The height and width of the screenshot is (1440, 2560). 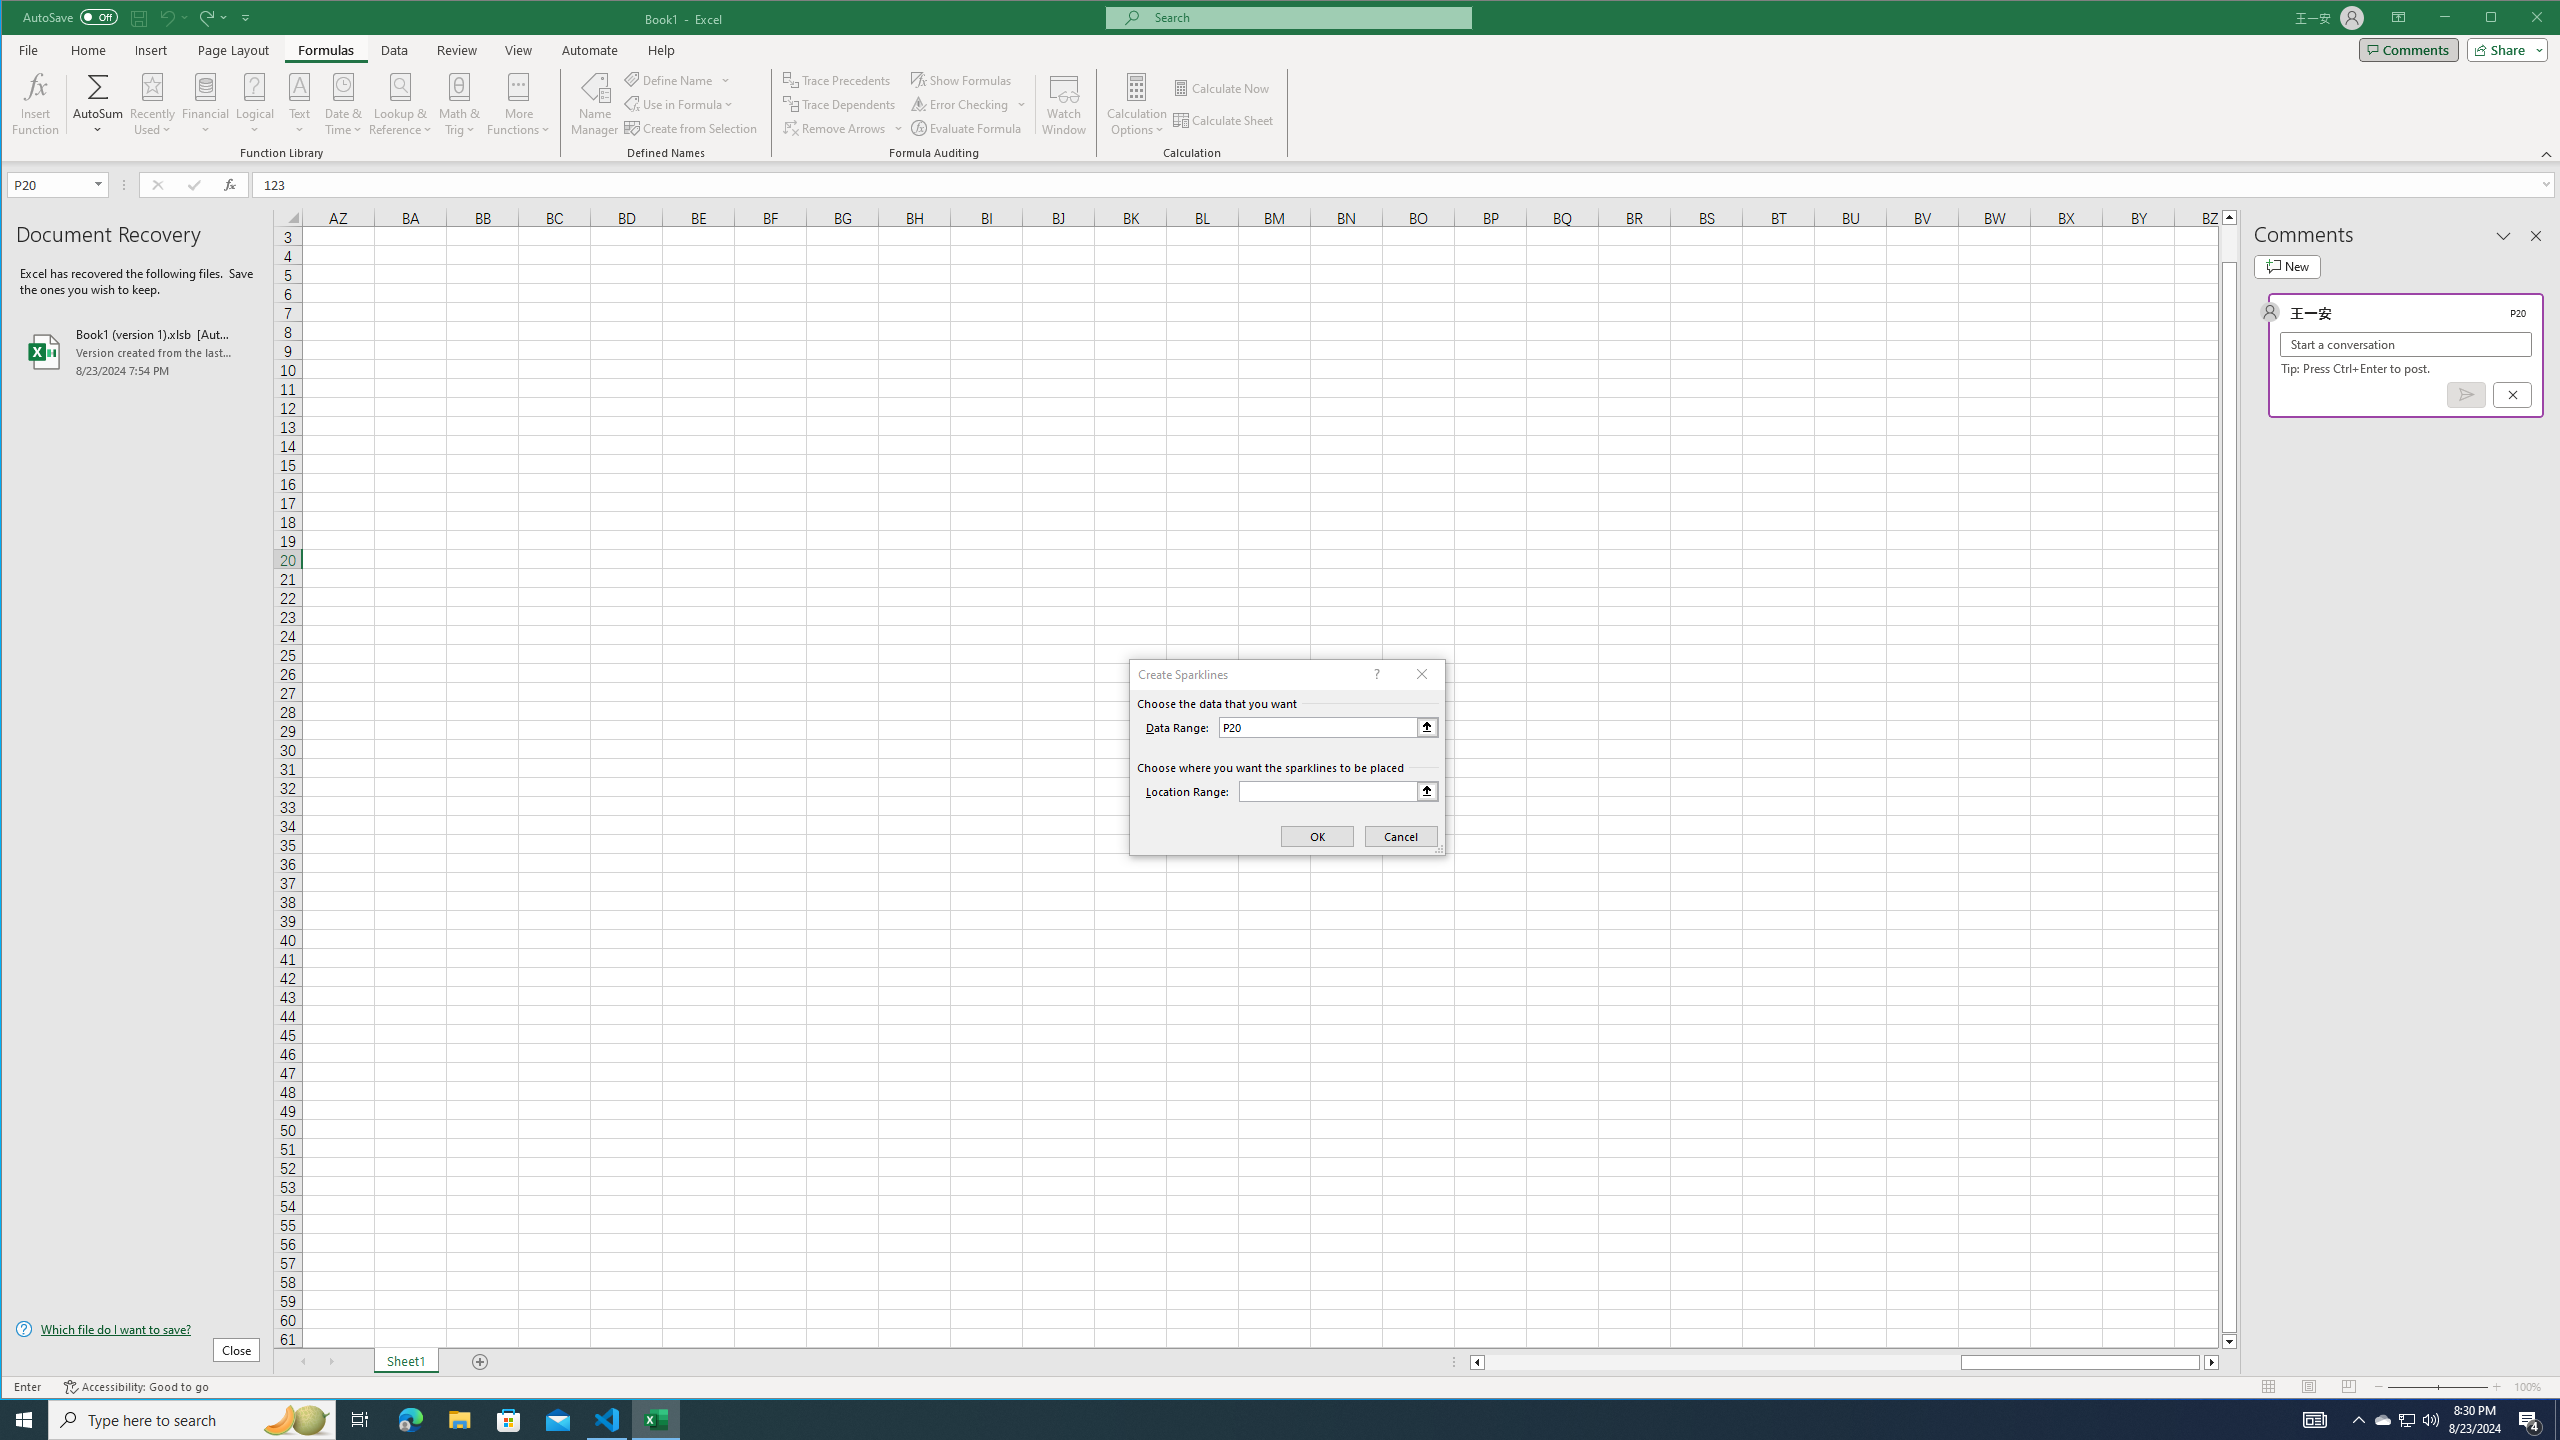 What do you see at coordinates (253, 103) in the screenshot?
I see `'Logical'` at bounding box center [253, 103].